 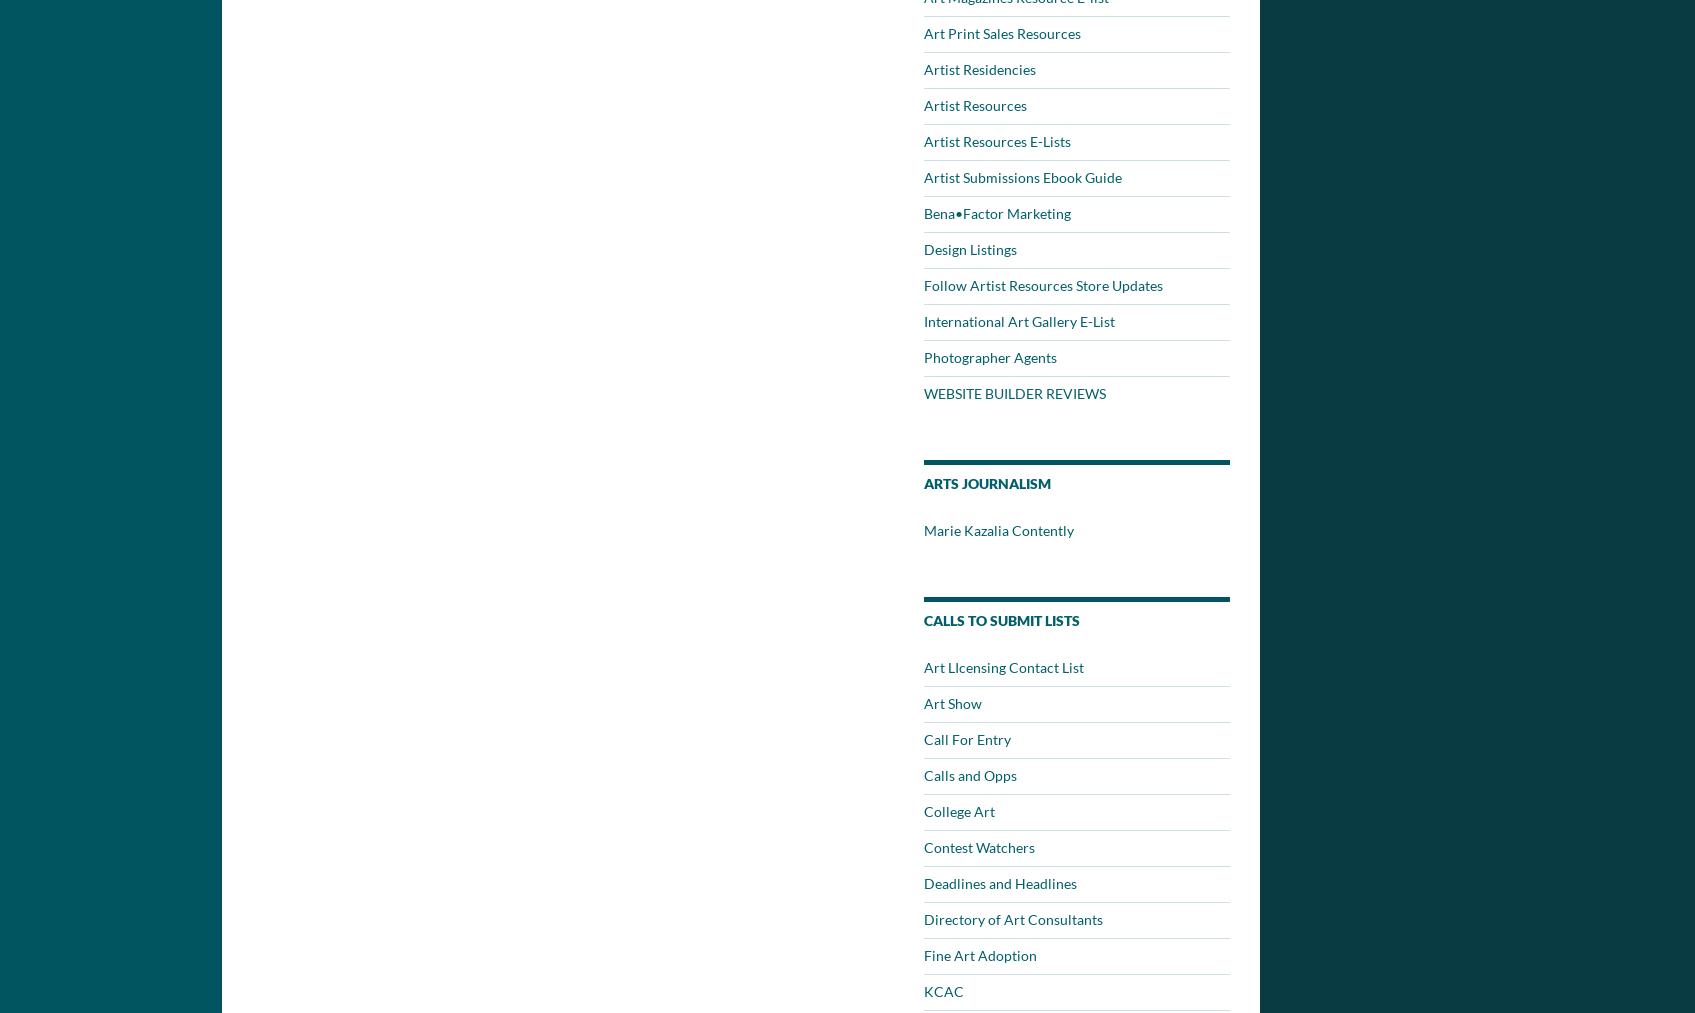 What do you see at coordinates (978, 846) in the screenshot?
I see `'Contest Watchers'` at bounding box center [978, 846].